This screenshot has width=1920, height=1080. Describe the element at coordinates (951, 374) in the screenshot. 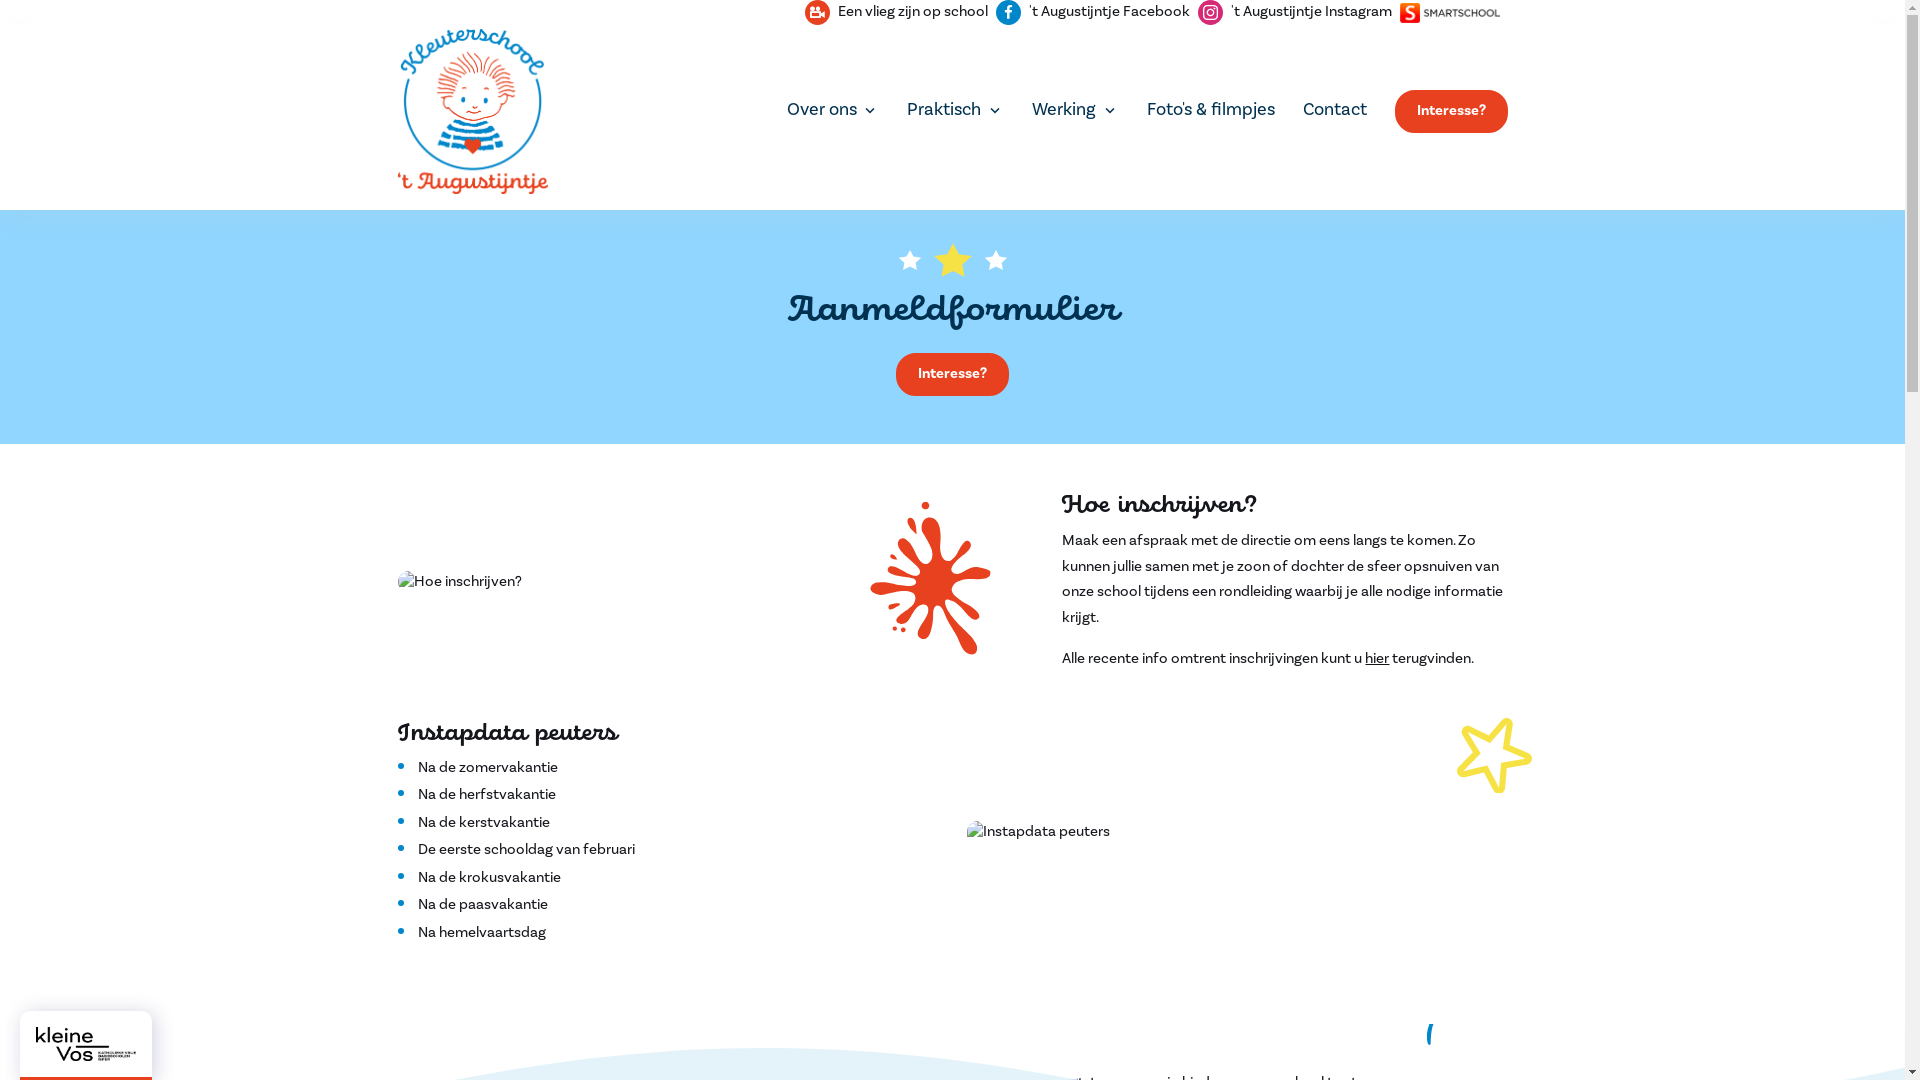

I see `'Interesse?'` at that location.